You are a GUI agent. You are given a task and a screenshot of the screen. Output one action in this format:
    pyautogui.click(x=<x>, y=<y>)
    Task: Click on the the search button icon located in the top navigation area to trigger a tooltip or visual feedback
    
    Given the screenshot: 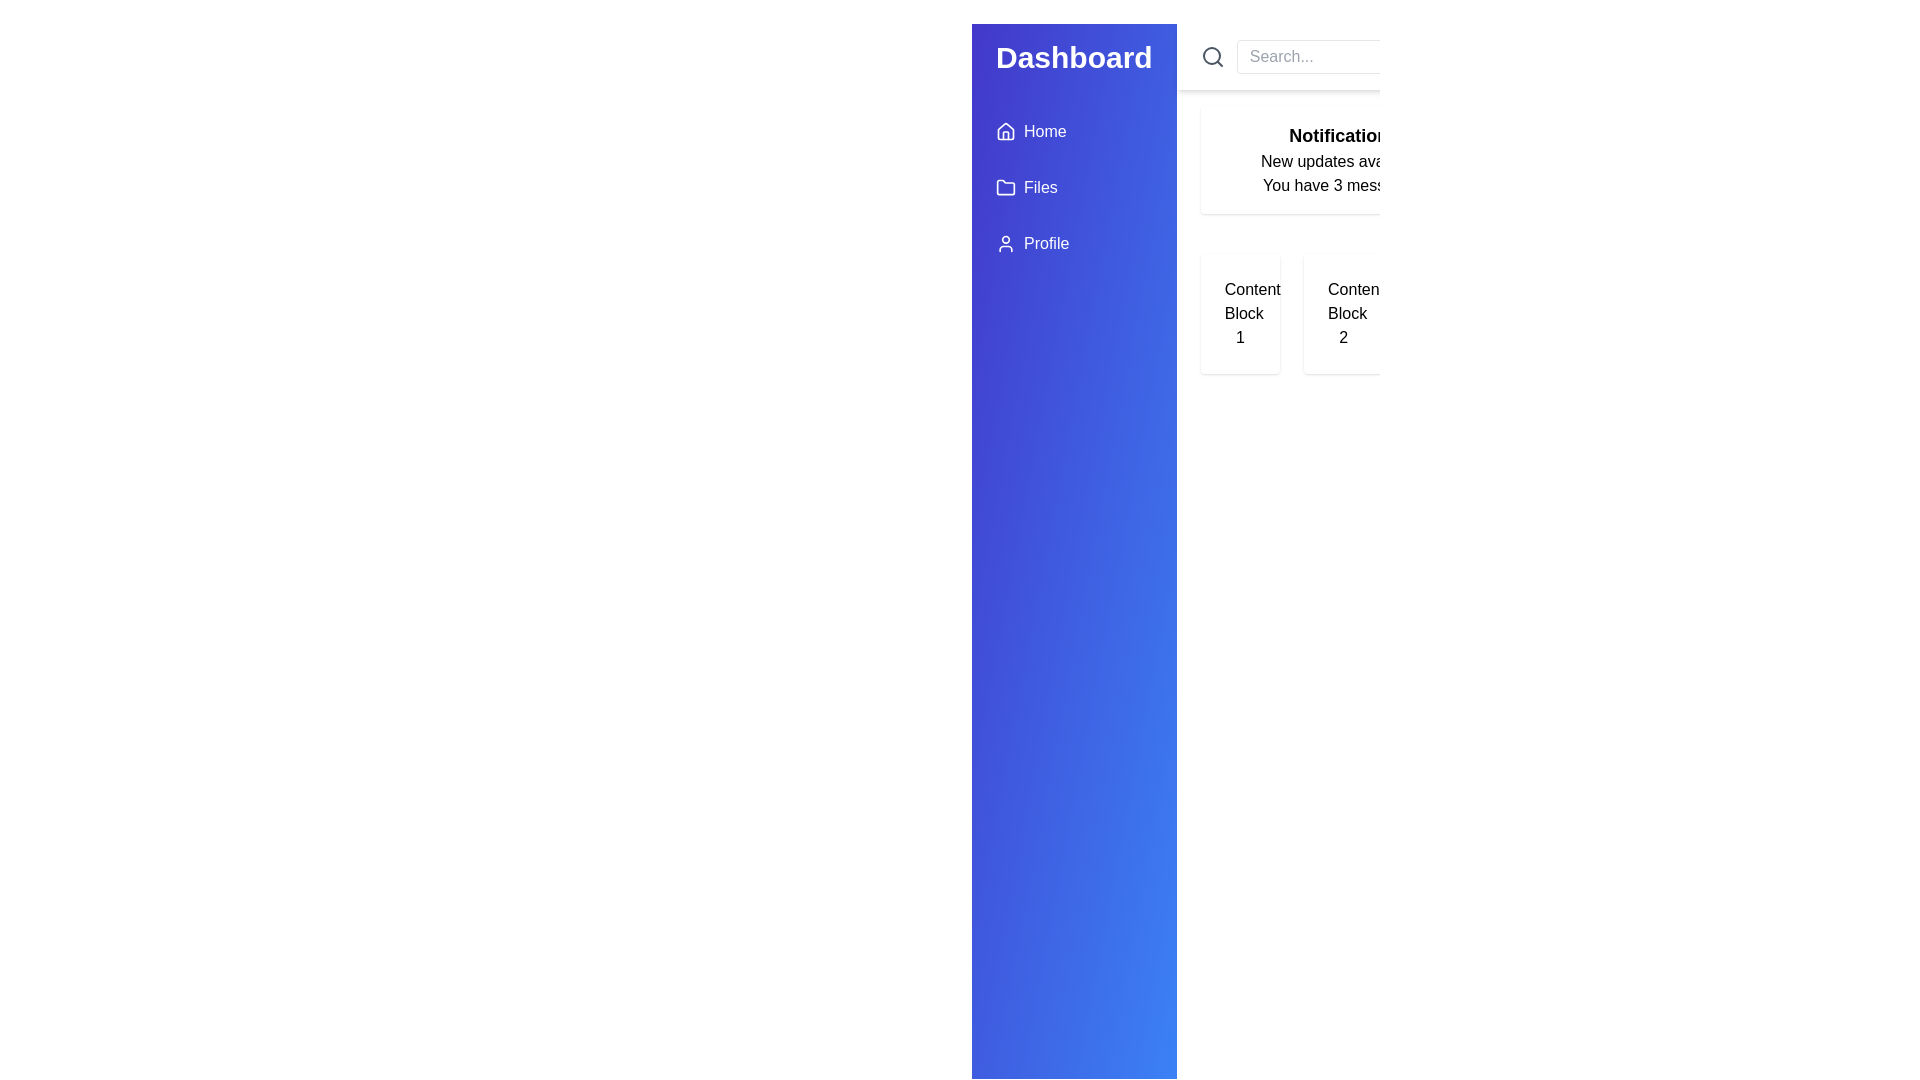 What is the action you would take?
    pyautogui.click(x=1211, y=56)
    